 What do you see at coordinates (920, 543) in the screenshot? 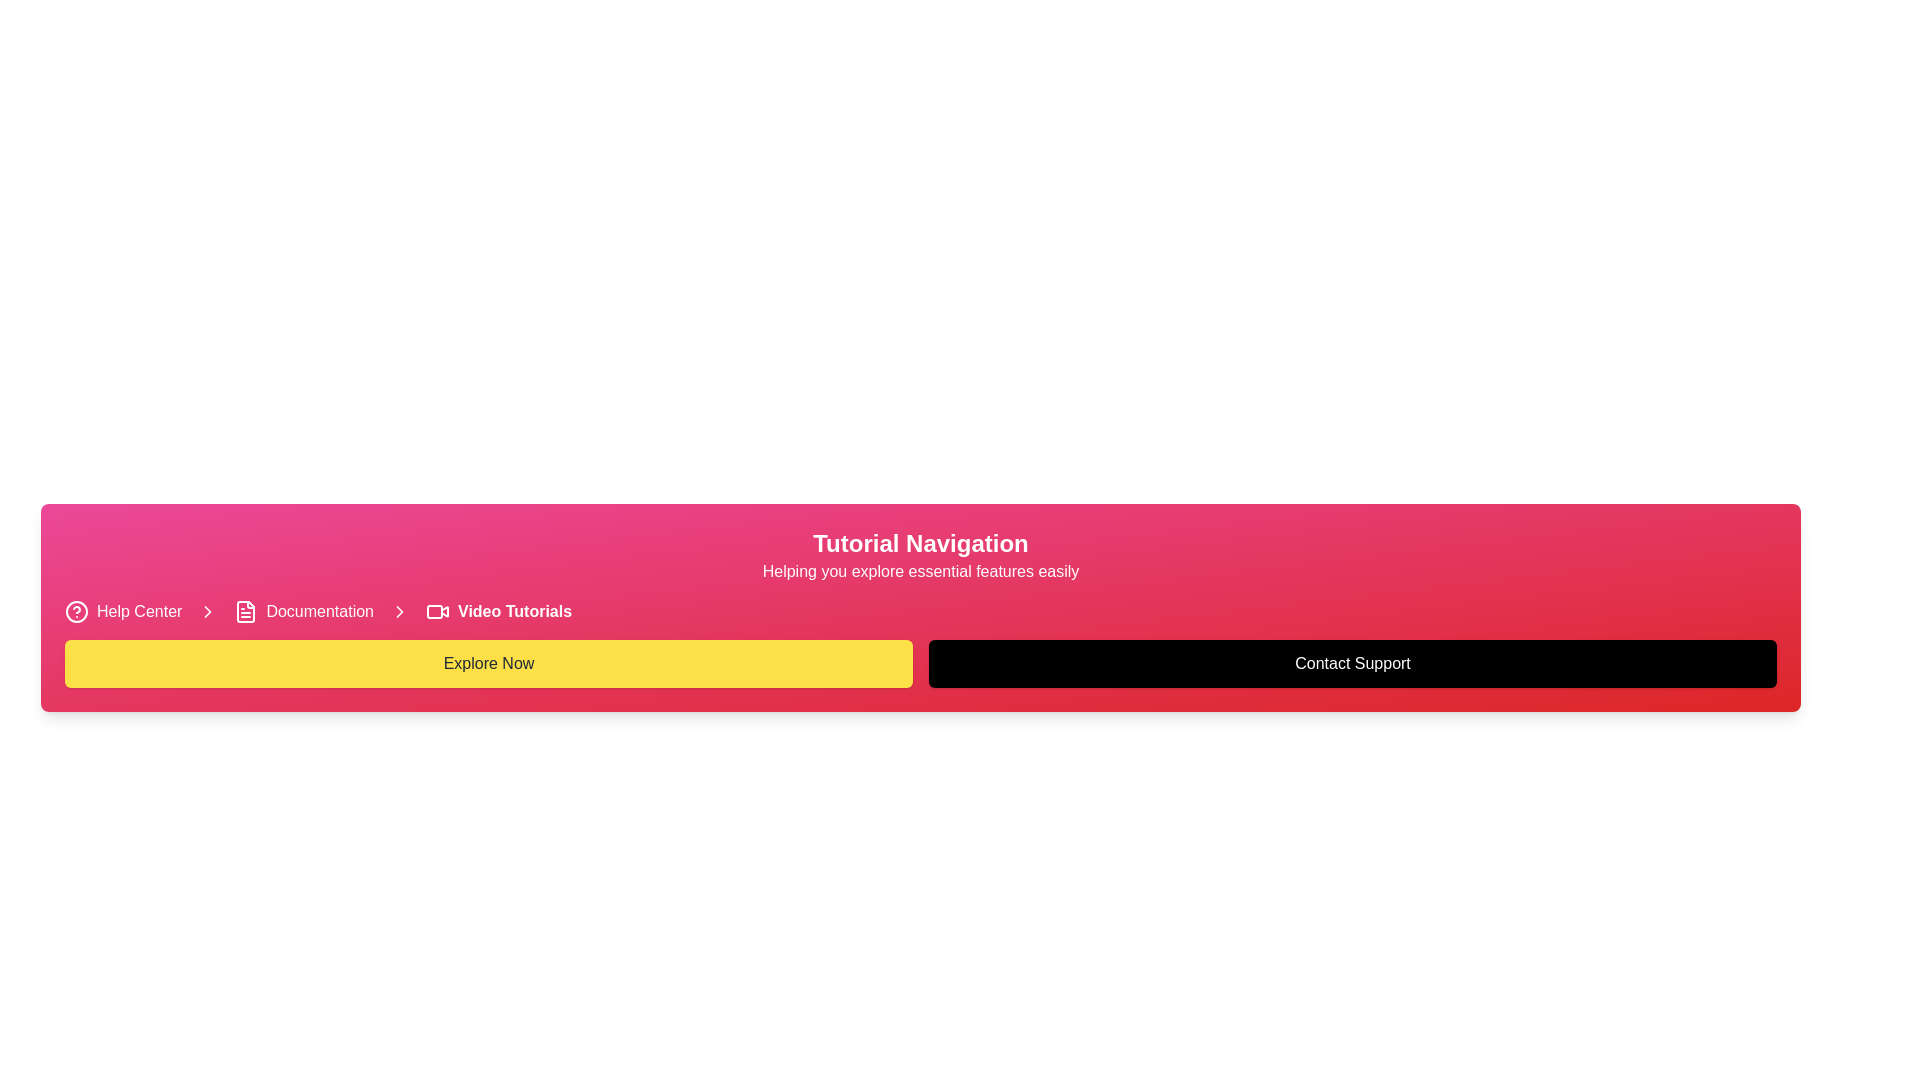
I see `the bold, white header text 'Tutorial Navigation' prominently displayed on a pink background, located near the top center of the interface` at bounding box center [920, 543].